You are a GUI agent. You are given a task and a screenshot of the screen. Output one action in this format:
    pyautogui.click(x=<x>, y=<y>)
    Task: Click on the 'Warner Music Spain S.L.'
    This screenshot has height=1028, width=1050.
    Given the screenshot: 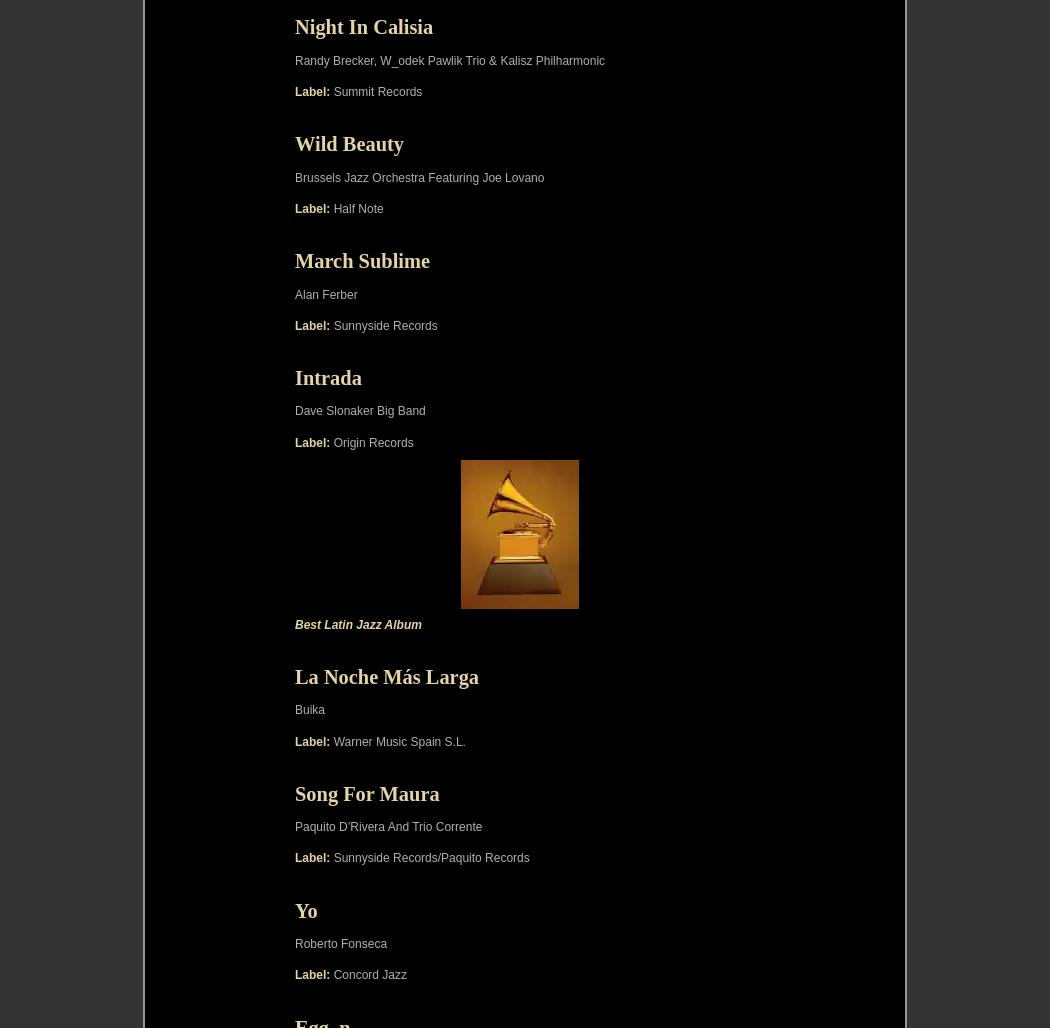 What is the action you would take?
    pyautogui.click(x=397, y=739)
    